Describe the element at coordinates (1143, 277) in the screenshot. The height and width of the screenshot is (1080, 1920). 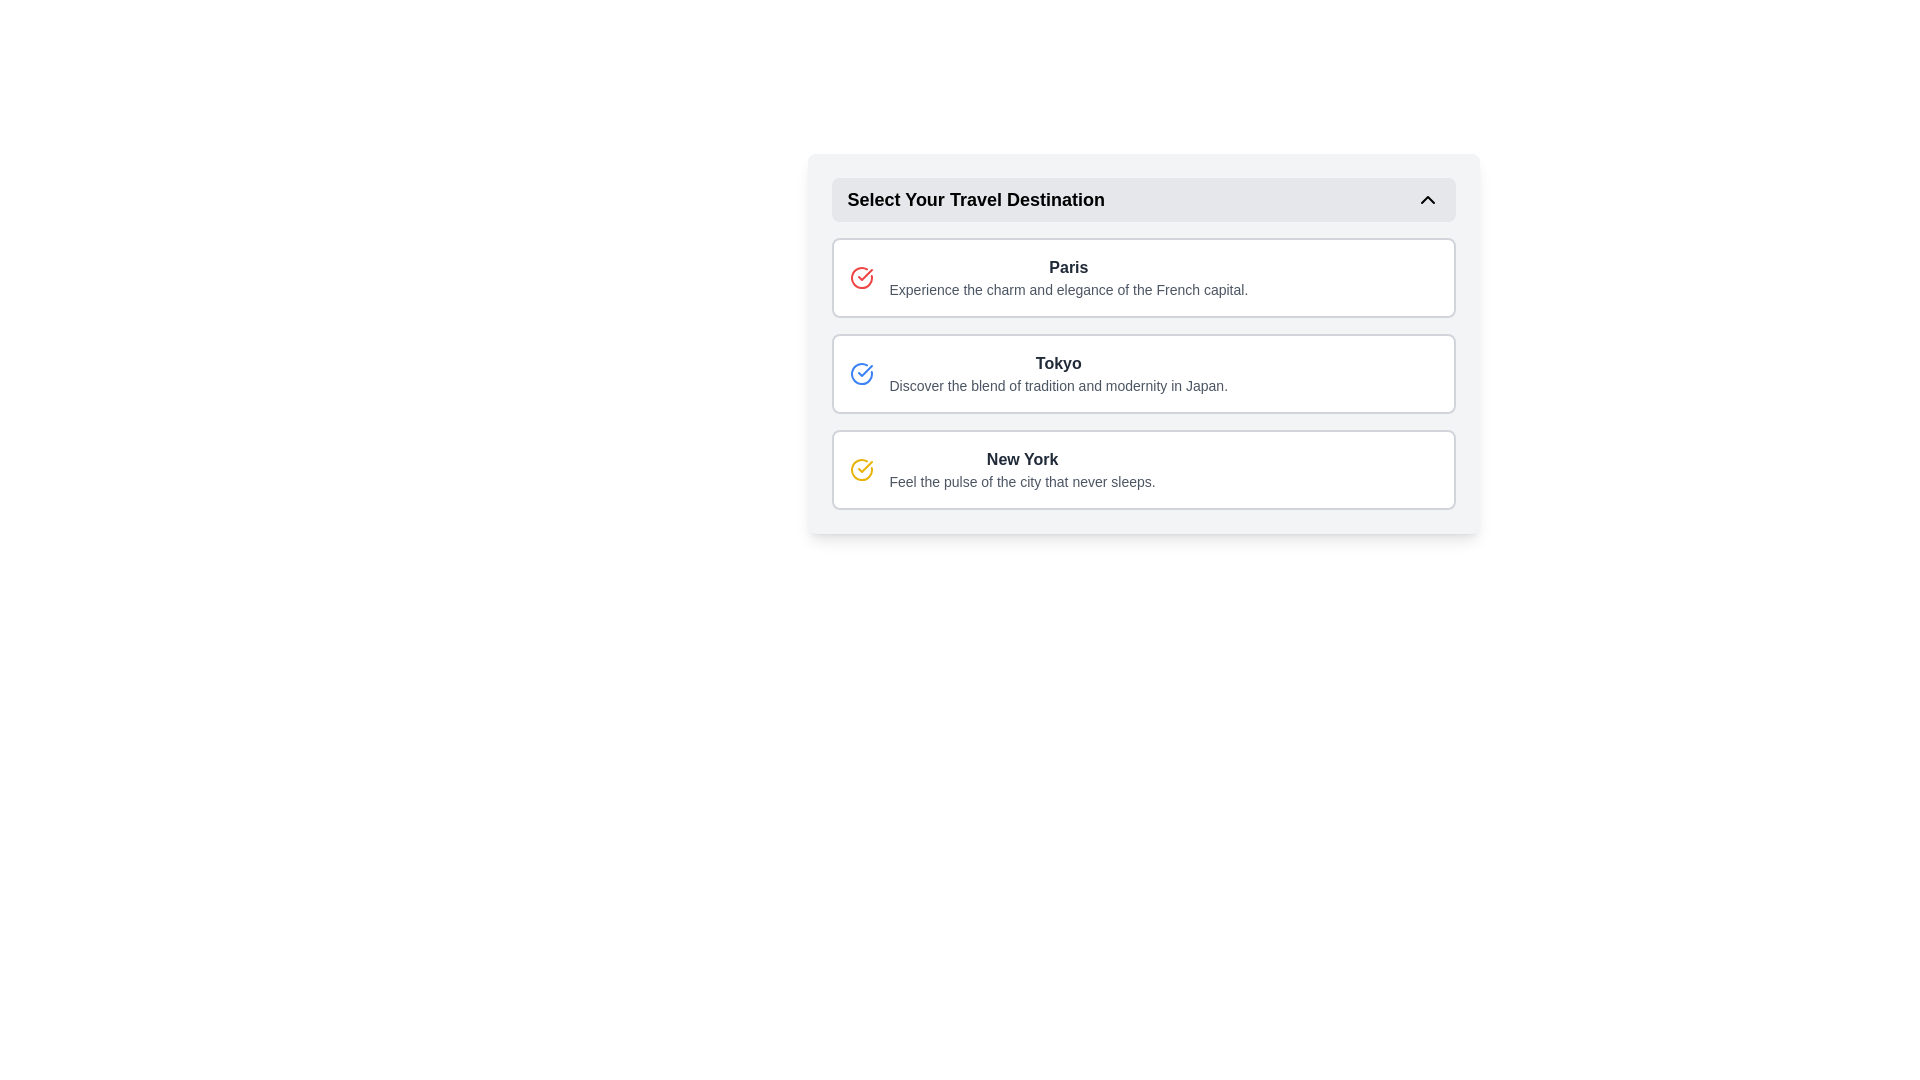
I see `the interactive card titled 'Paris'` at that location.